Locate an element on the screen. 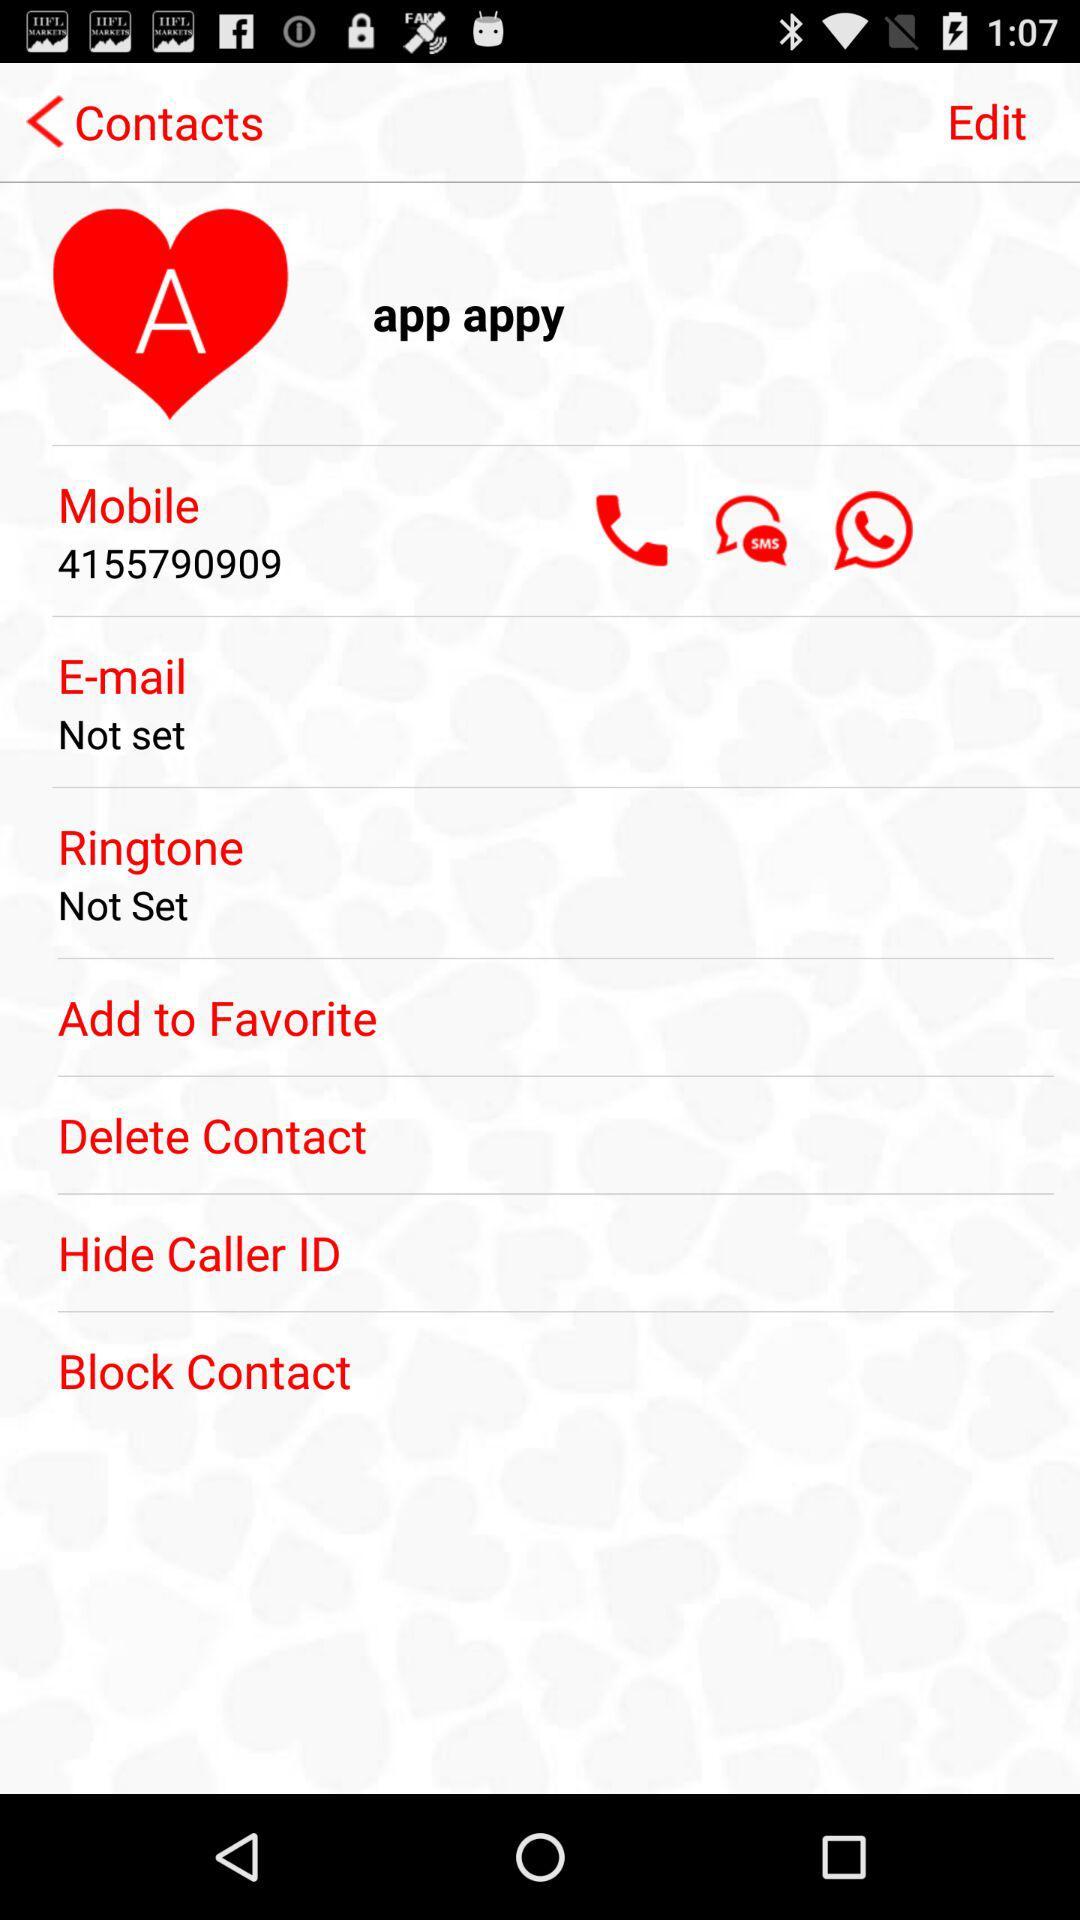 The height and width of the screenshot is (1920, 1080). open chat is located at coordinates (752, 530).